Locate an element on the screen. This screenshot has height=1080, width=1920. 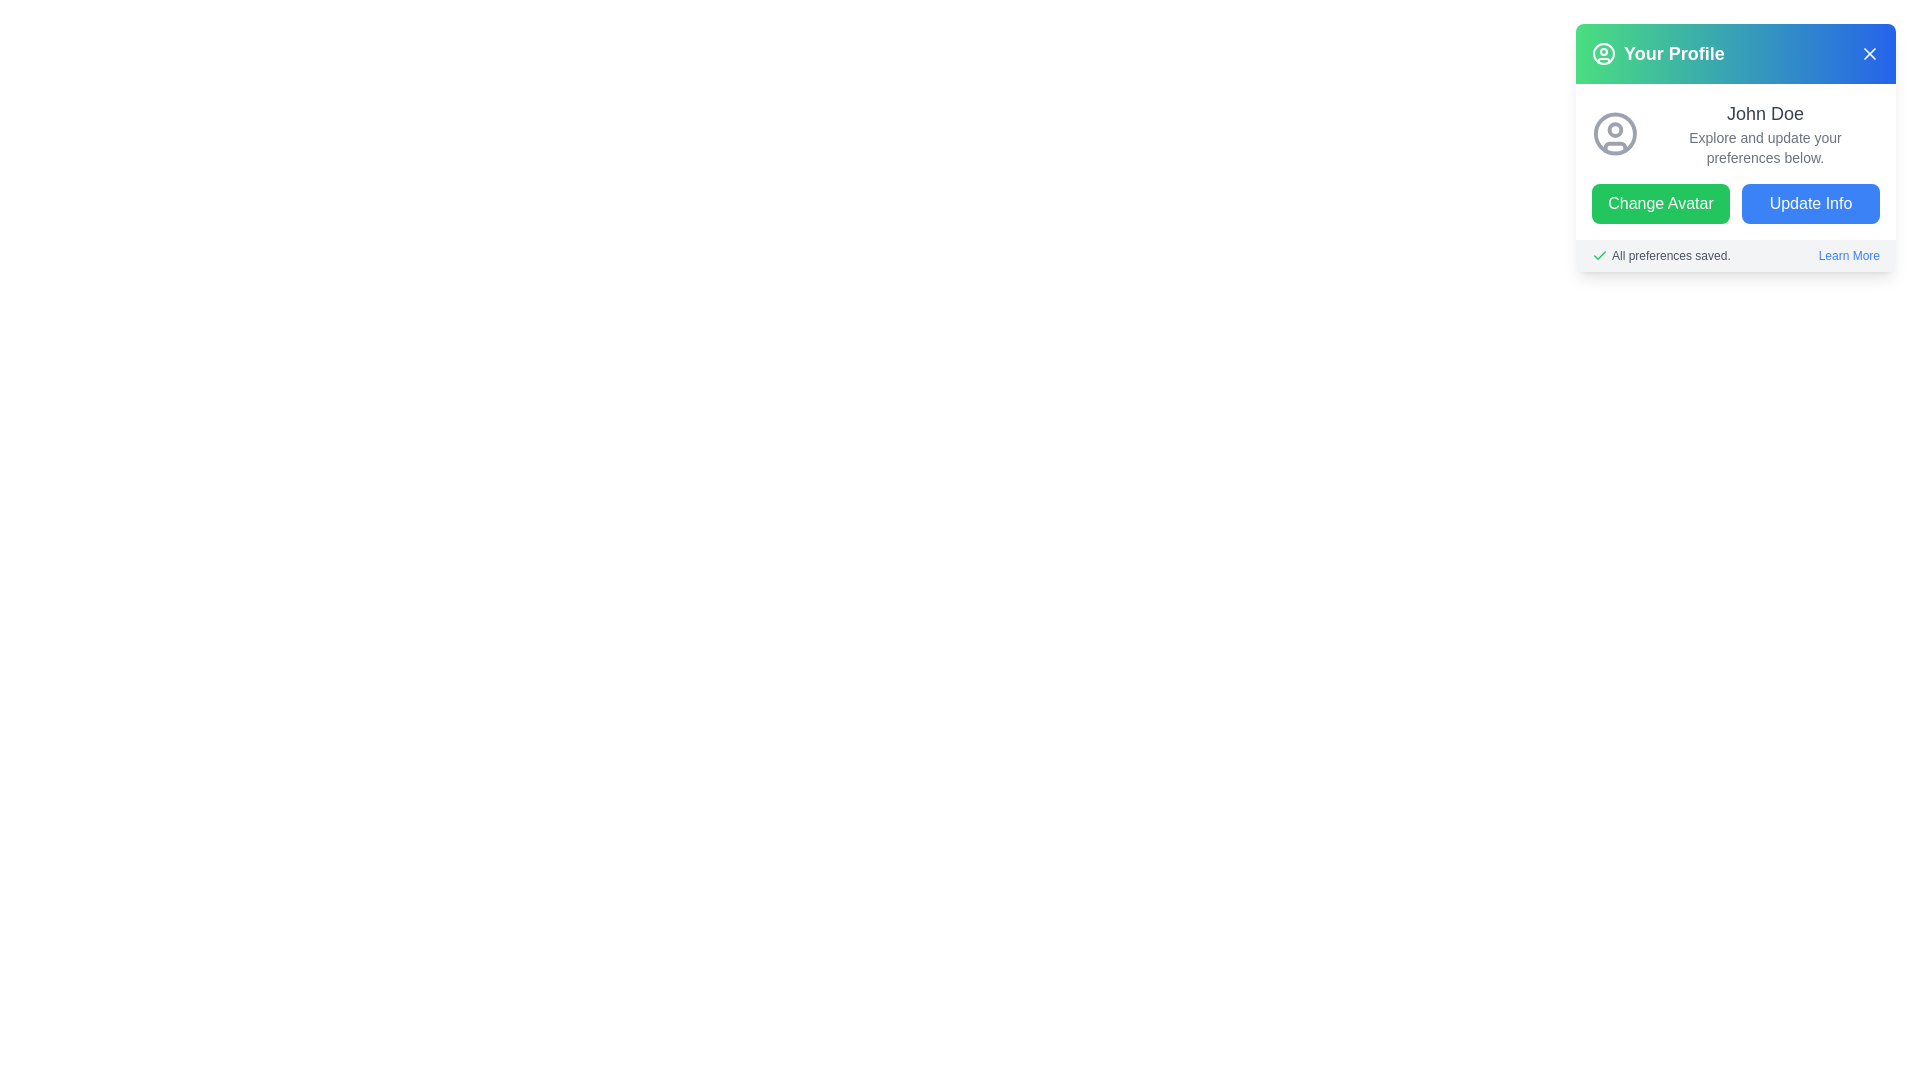
the circular icon located to the left of the 'John Doe' text, which has an outer circle and an inner head-like shape styled in gray is located at coordinates (1615, 134).